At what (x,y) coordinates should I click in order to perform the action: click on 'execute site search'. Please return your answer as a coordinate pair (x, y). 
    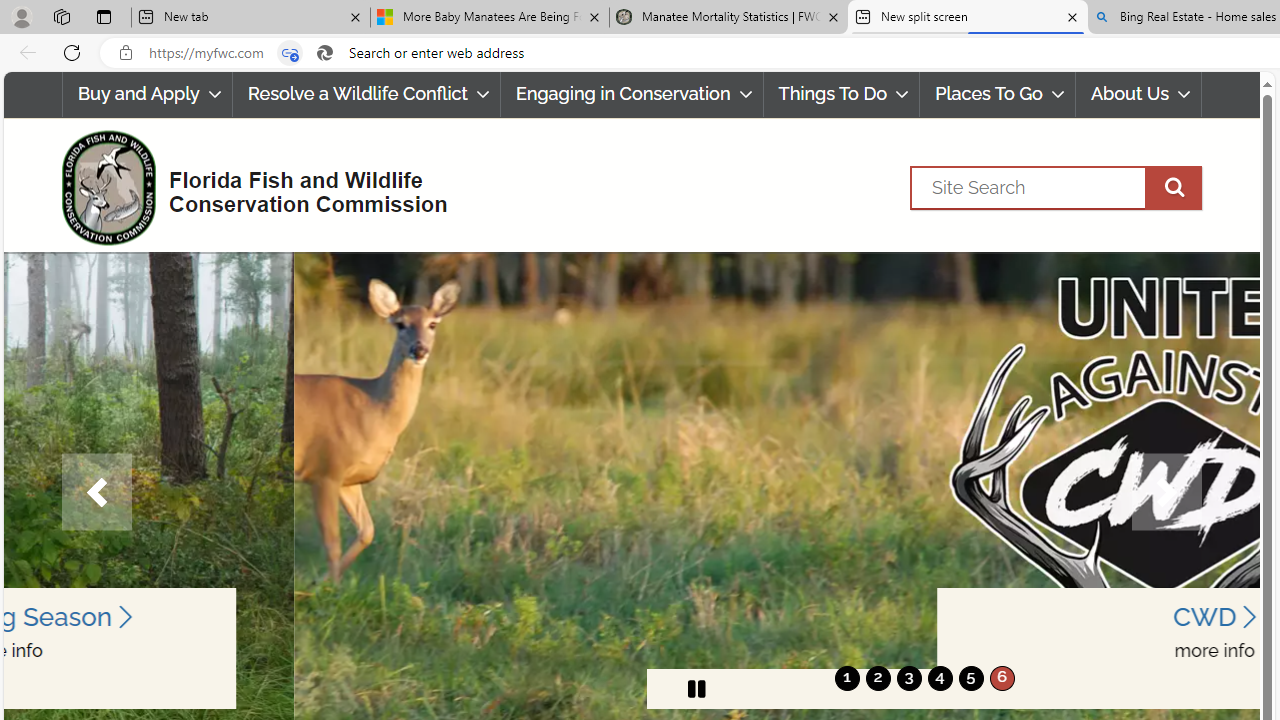
    Looking at the image, I should click on (1173, 187).